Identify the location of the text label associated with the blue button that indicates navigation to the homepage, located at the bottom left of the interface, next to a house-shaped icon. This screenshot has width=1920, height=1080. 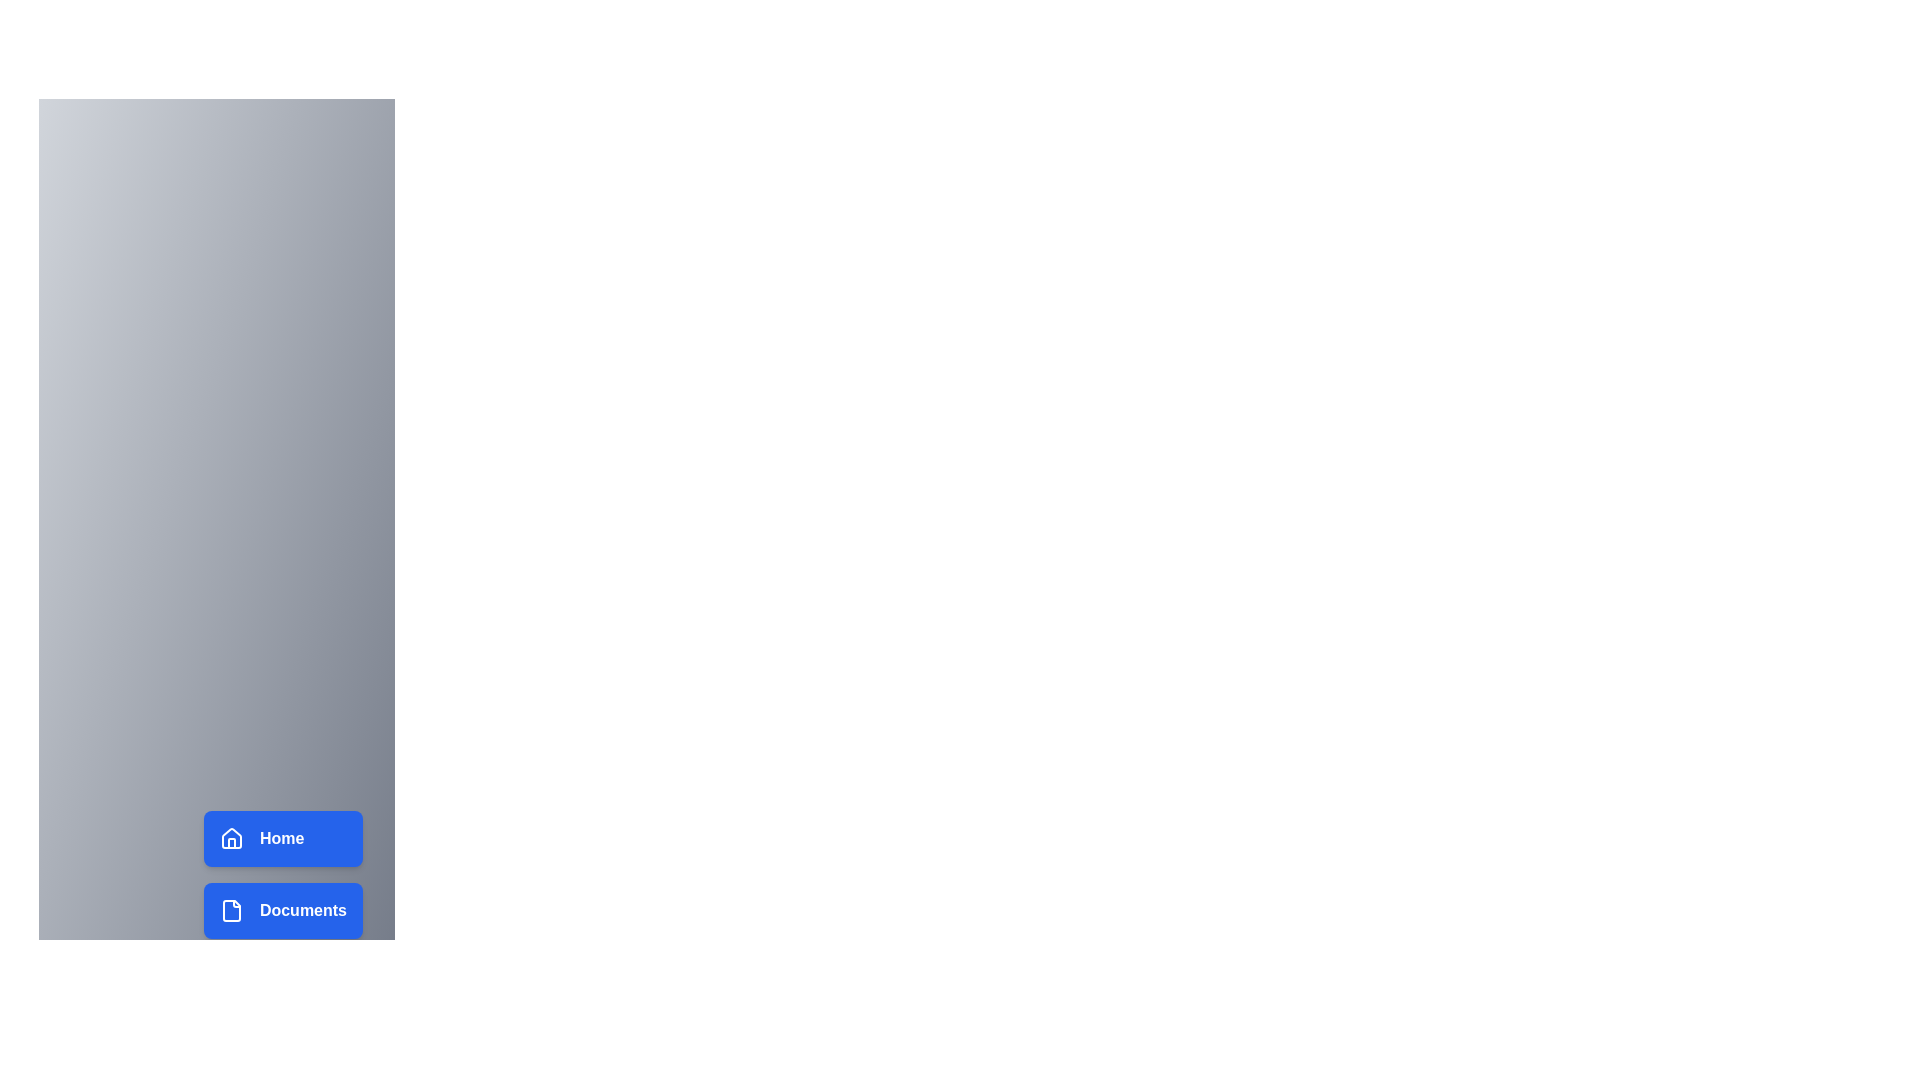
(281, 839).